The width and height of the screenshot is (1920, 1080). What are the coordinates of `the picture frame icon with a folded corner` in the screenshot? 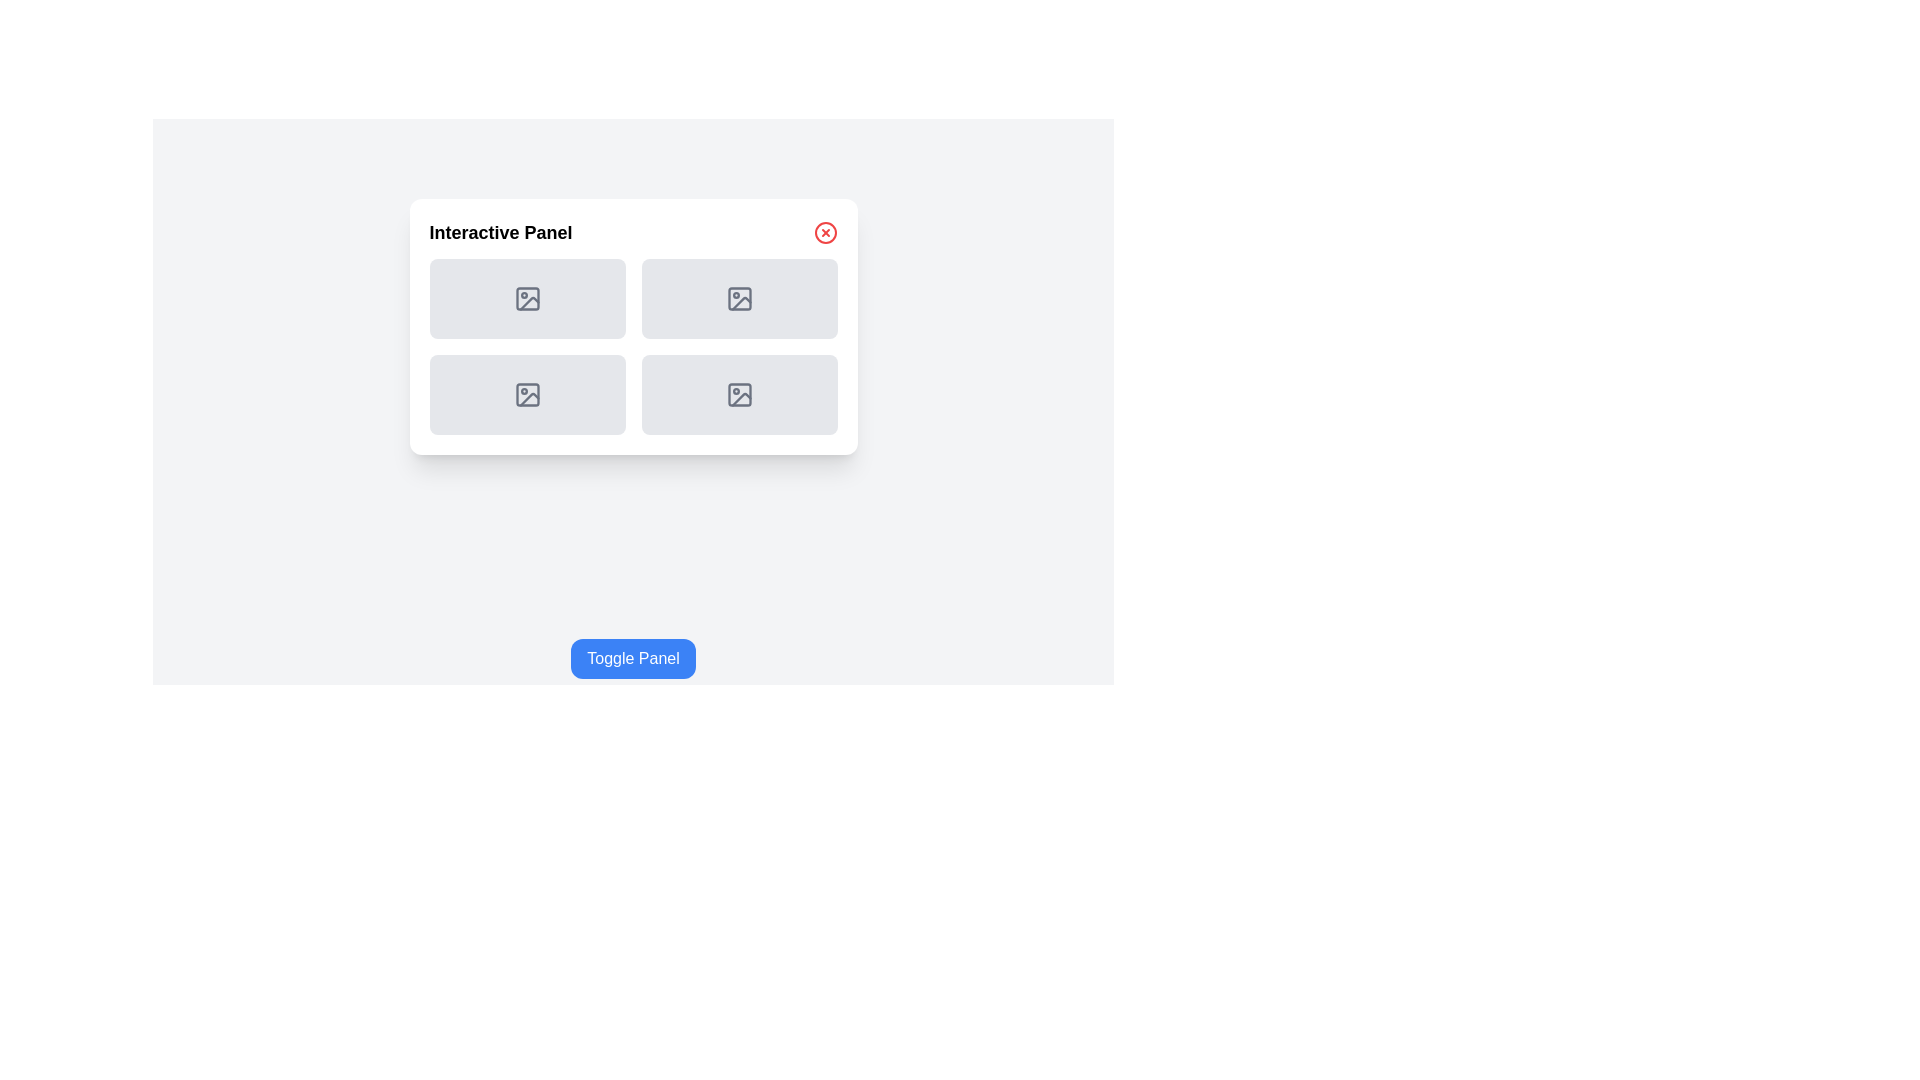 It's located at (527, 394).